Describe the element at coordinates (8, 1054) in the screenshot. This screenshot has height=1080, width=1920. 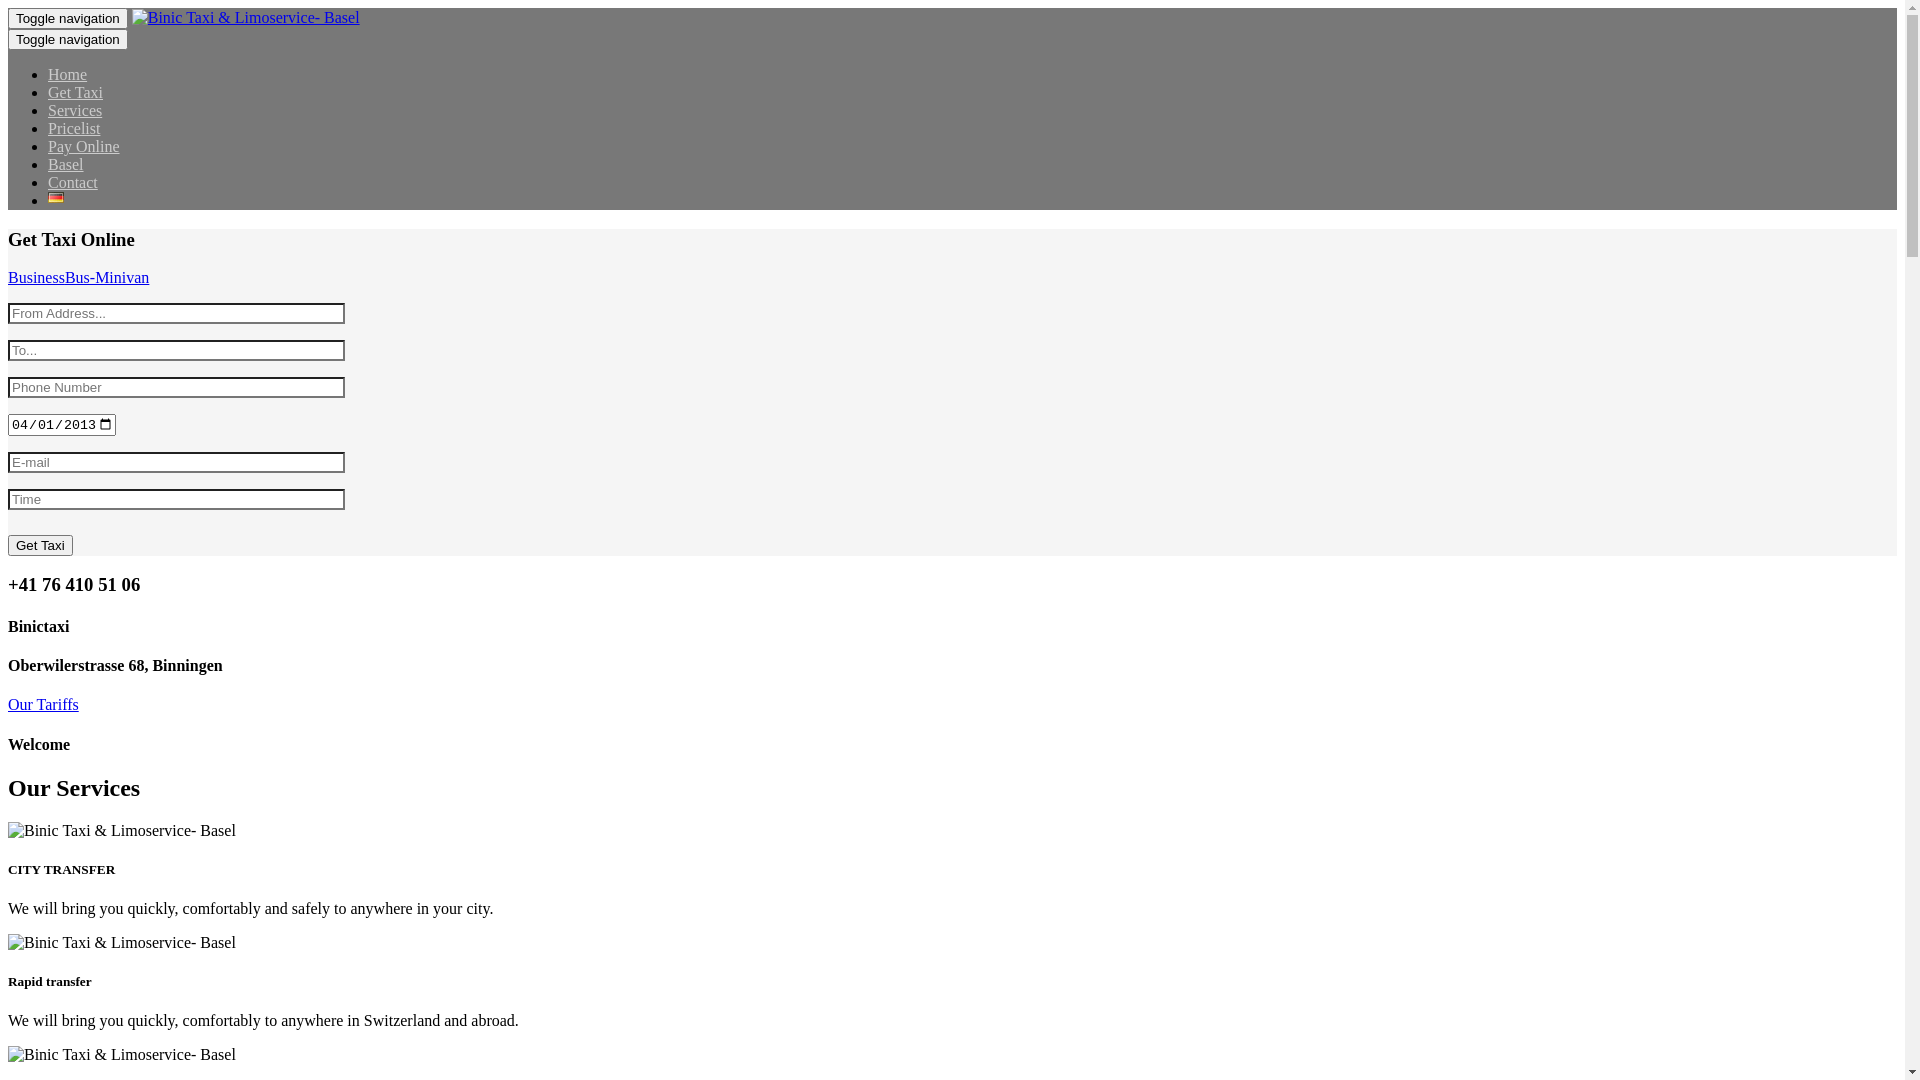
I see `'Binic Taxi & Limoservice- Basel'` at that location.